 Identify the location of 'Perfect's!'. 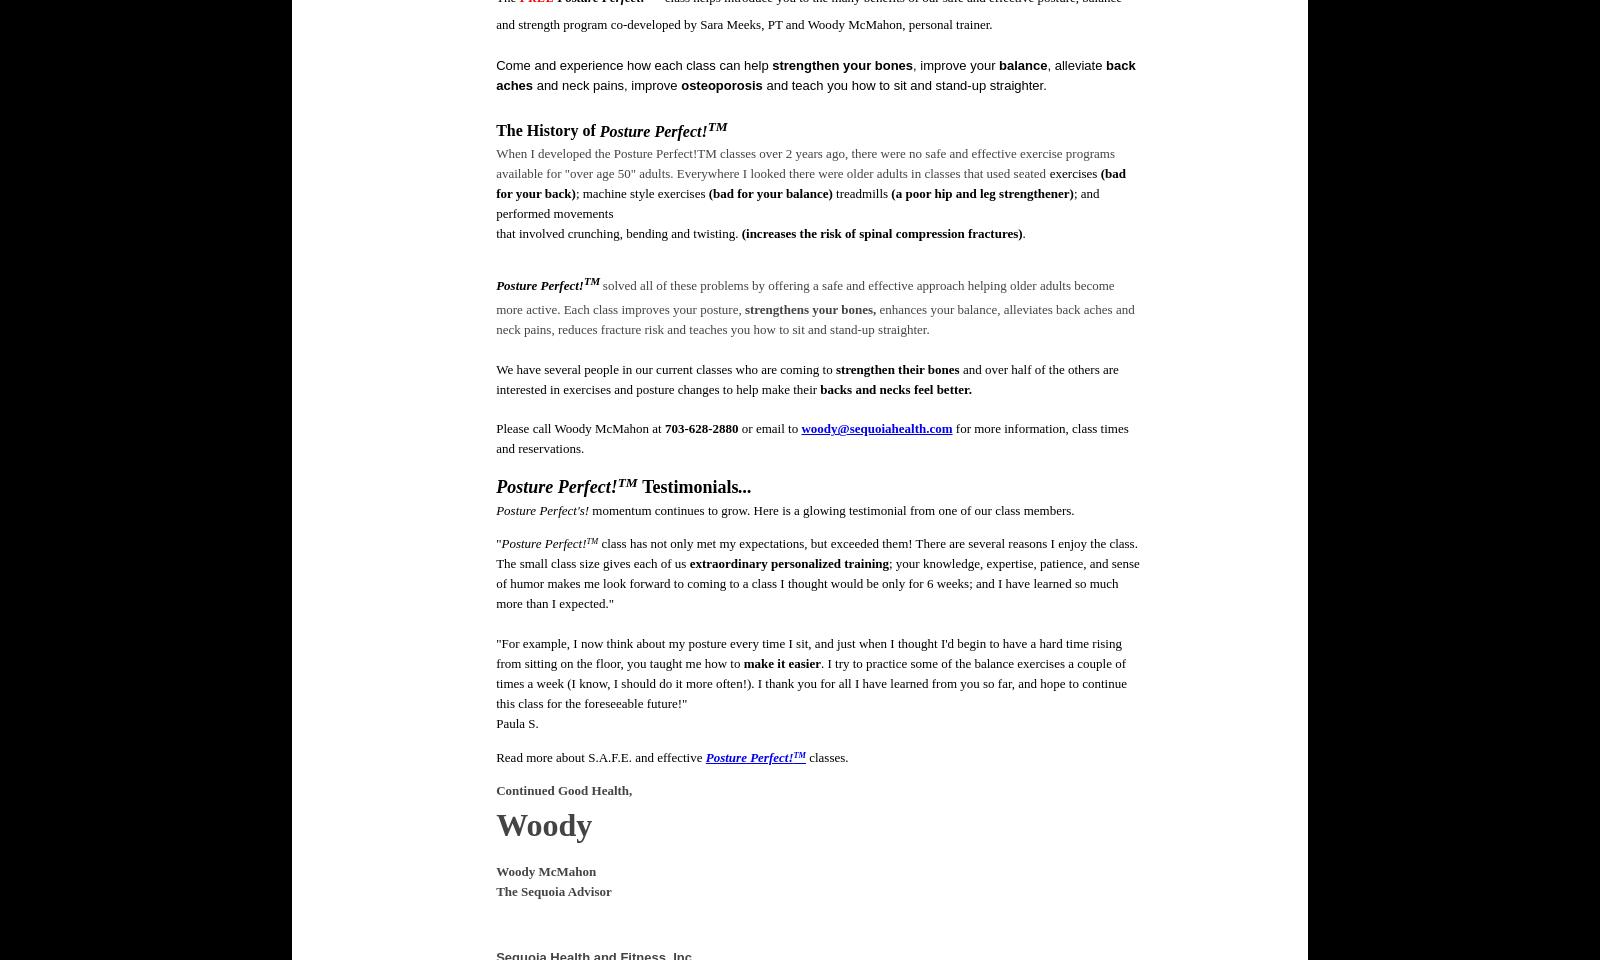
(563, 509).